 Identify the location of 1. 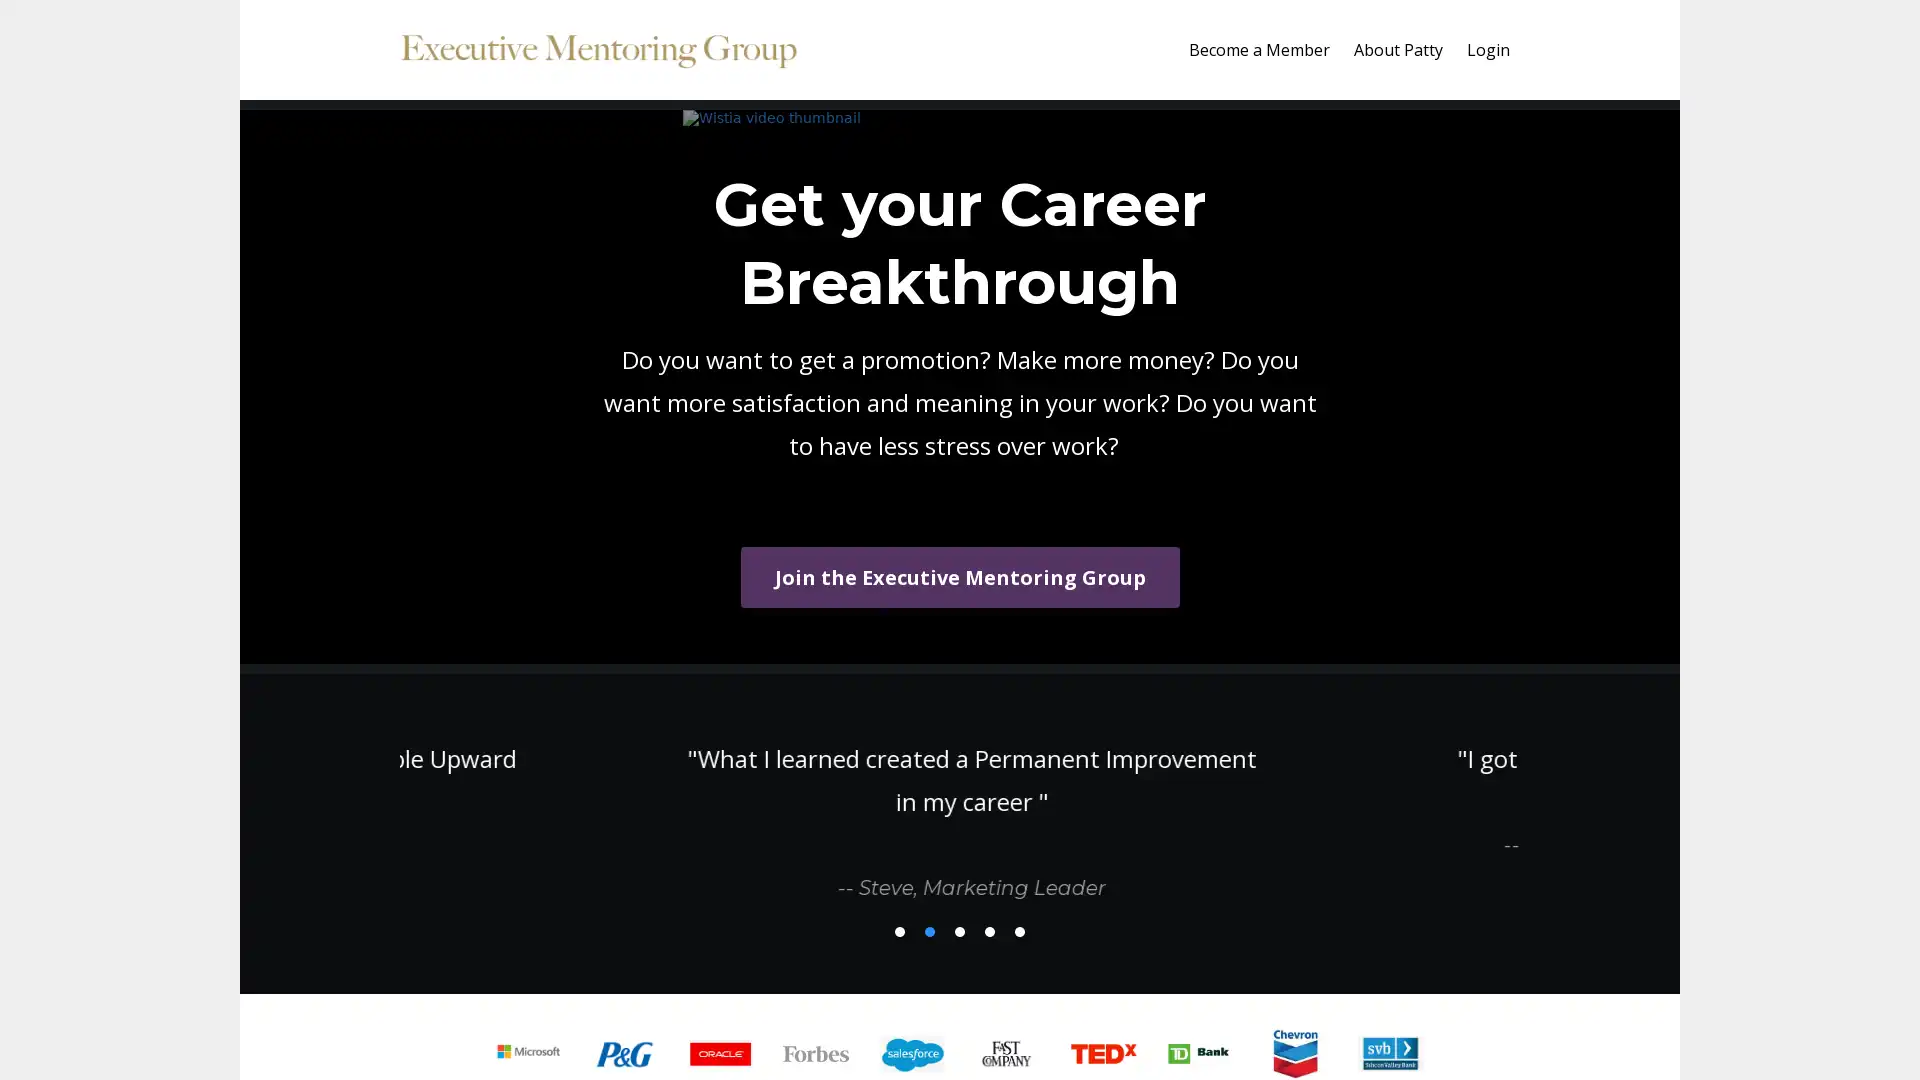
(899, 886).